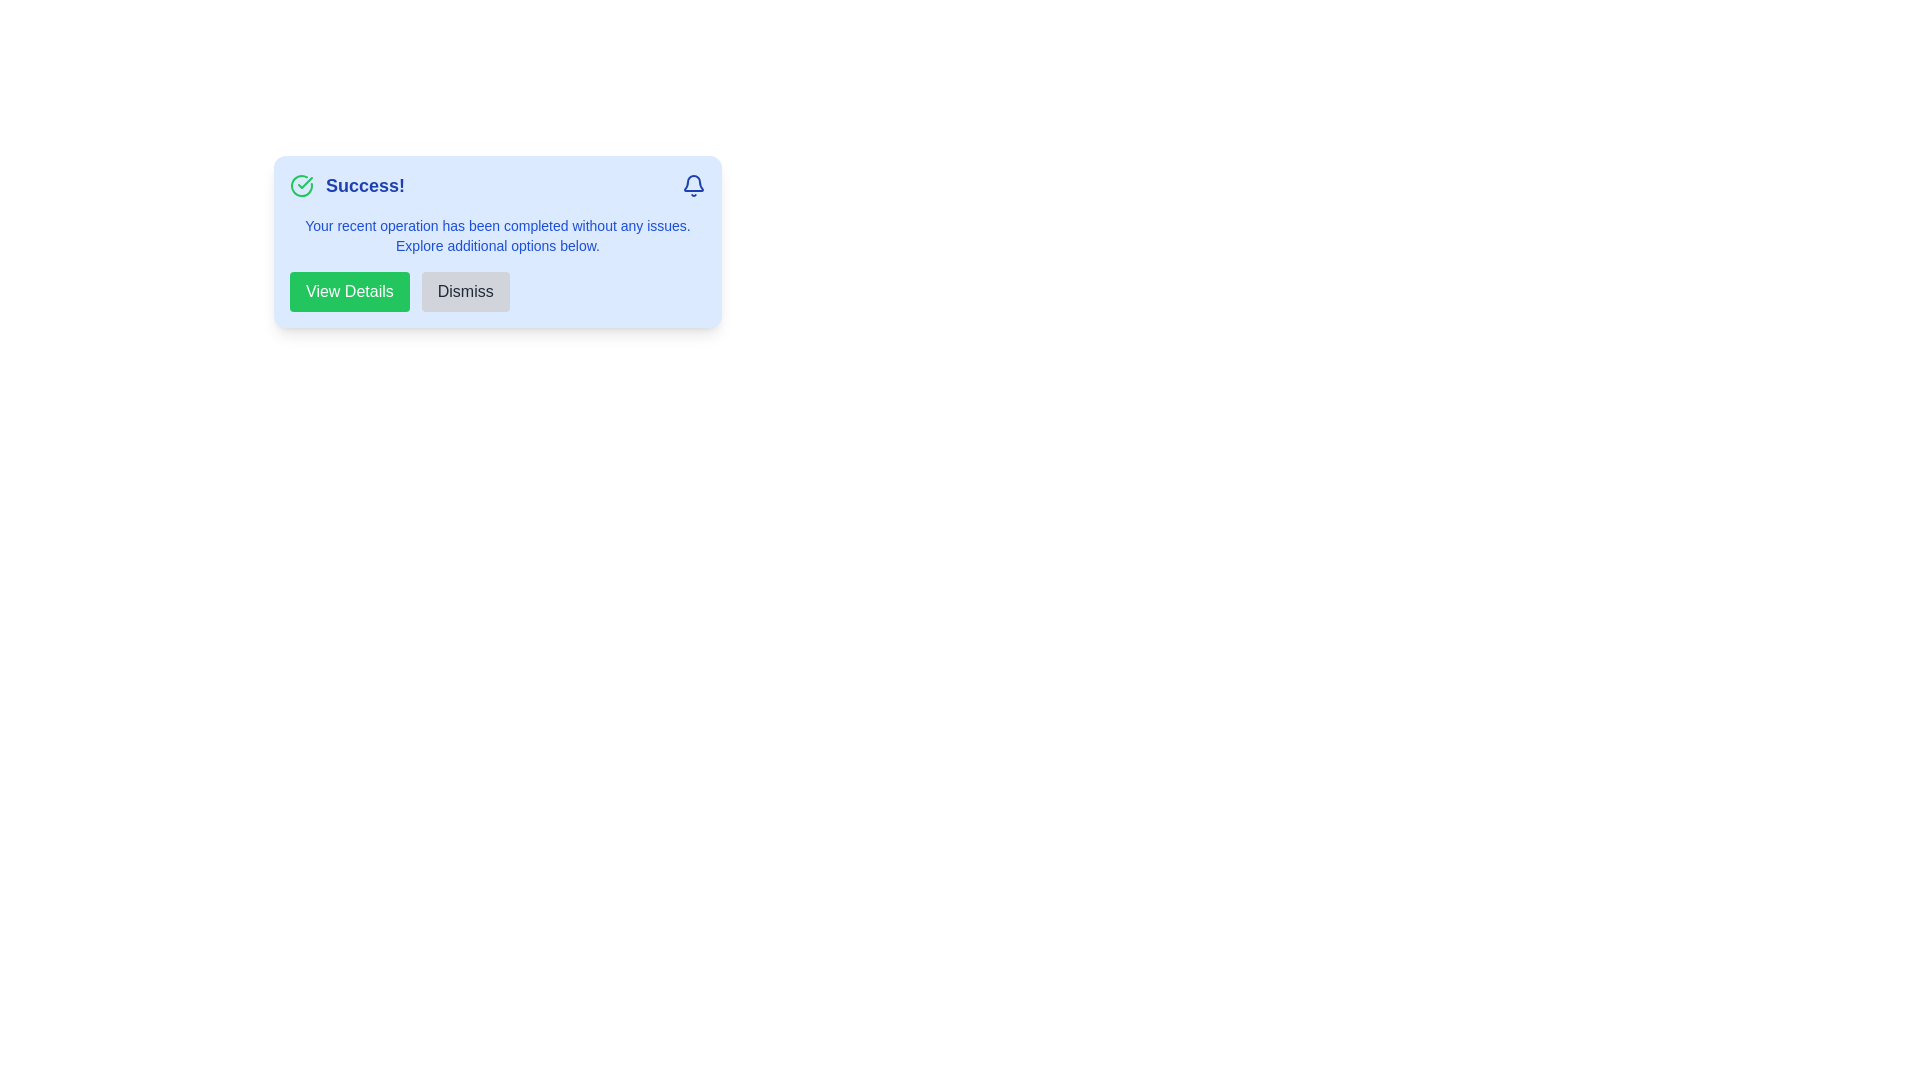  I want to click on the 'Dismiss' button to close the notification, so click(464, 292).